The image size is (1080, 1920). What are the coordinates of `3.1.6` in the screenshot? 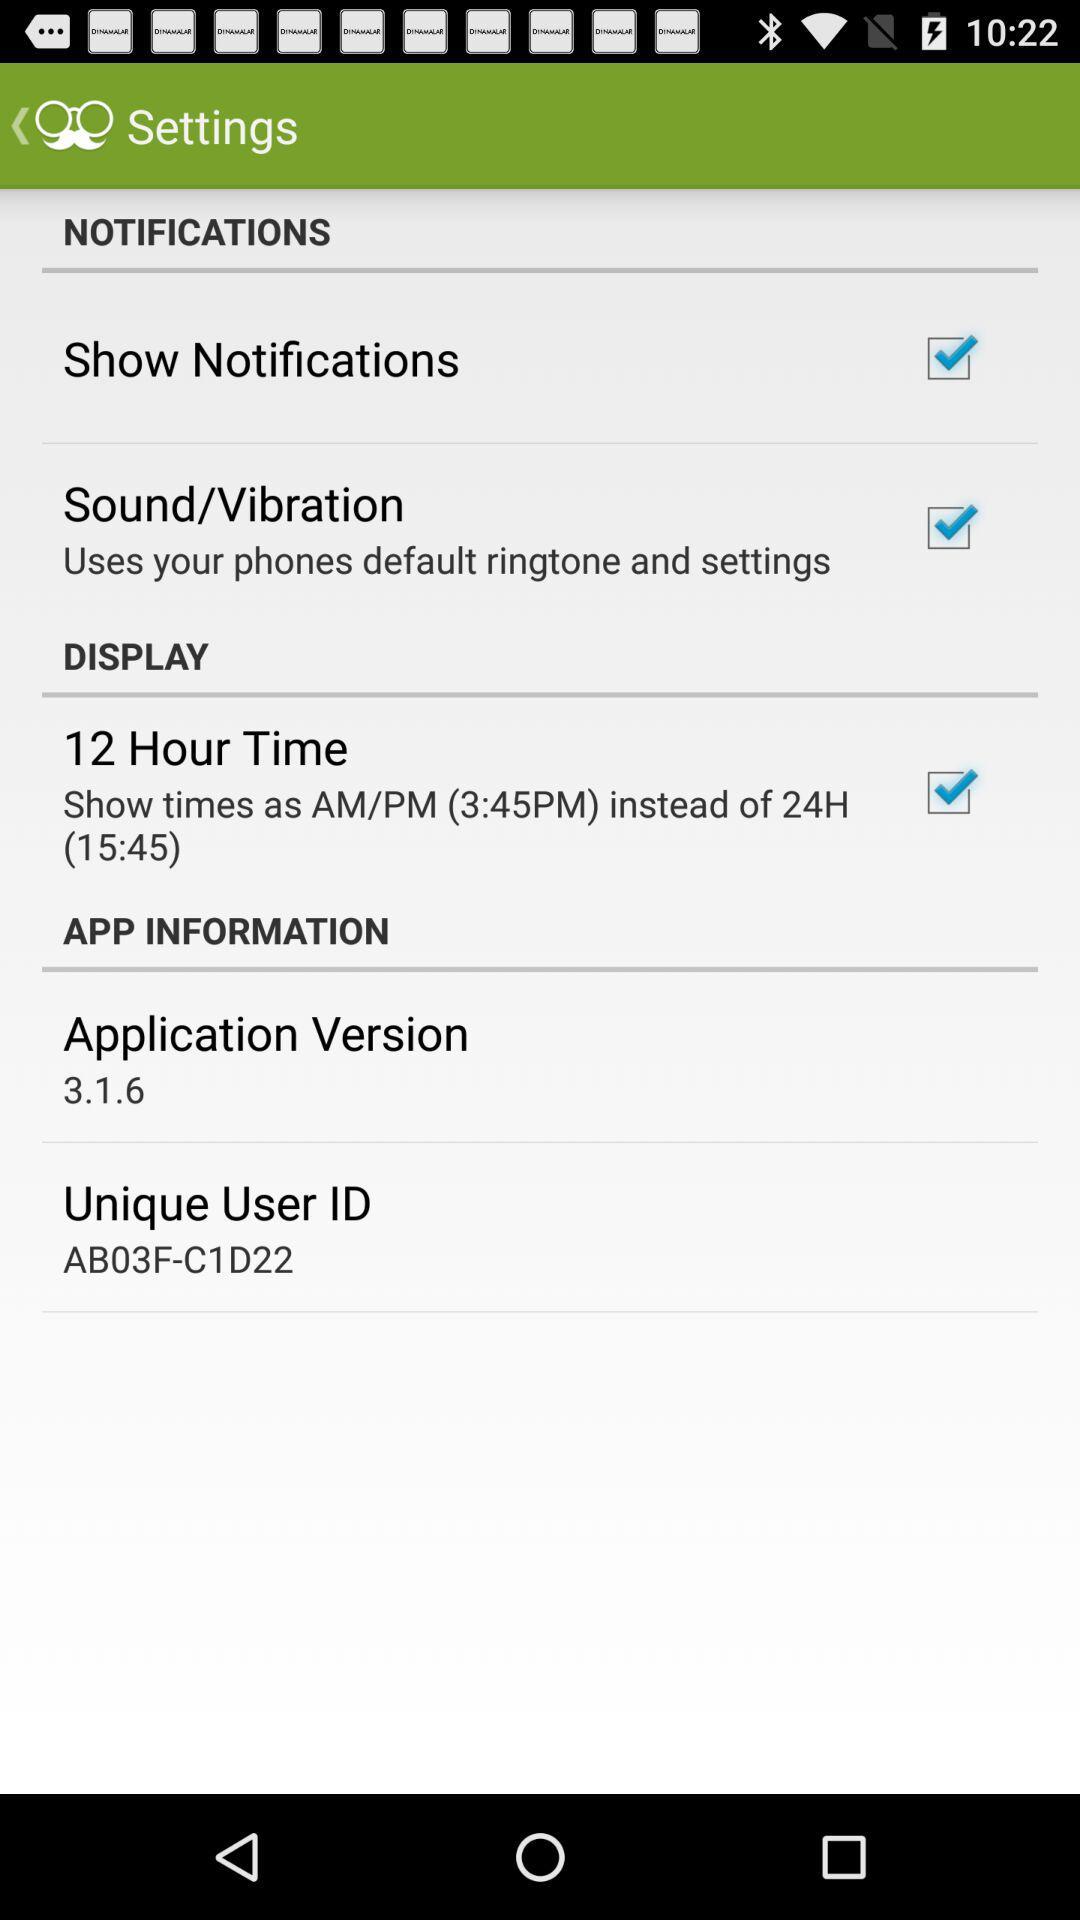 It's located at (104, 1088).